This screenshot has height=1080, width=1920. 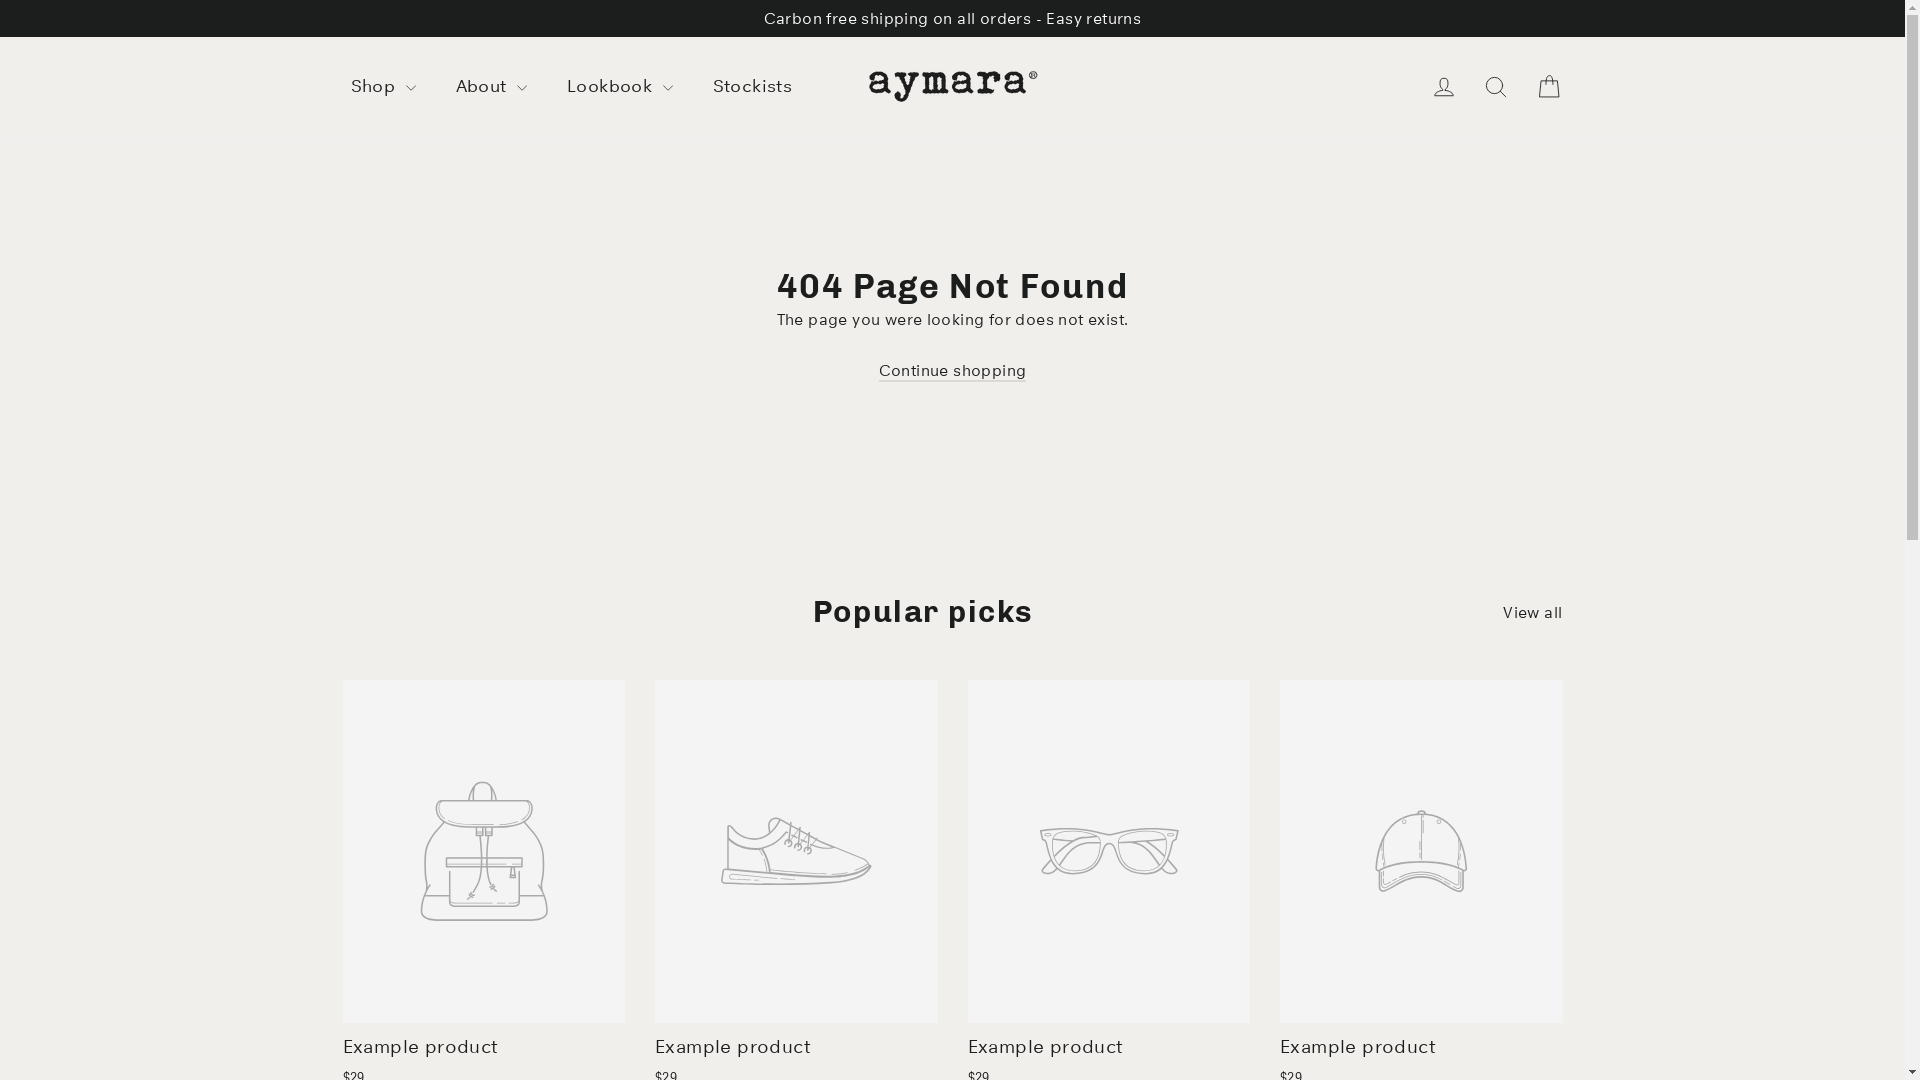 What do you see at coordinates (1444, 86) in the screenshot?
I see `'Log in'` at bounding box center [1444, 86].